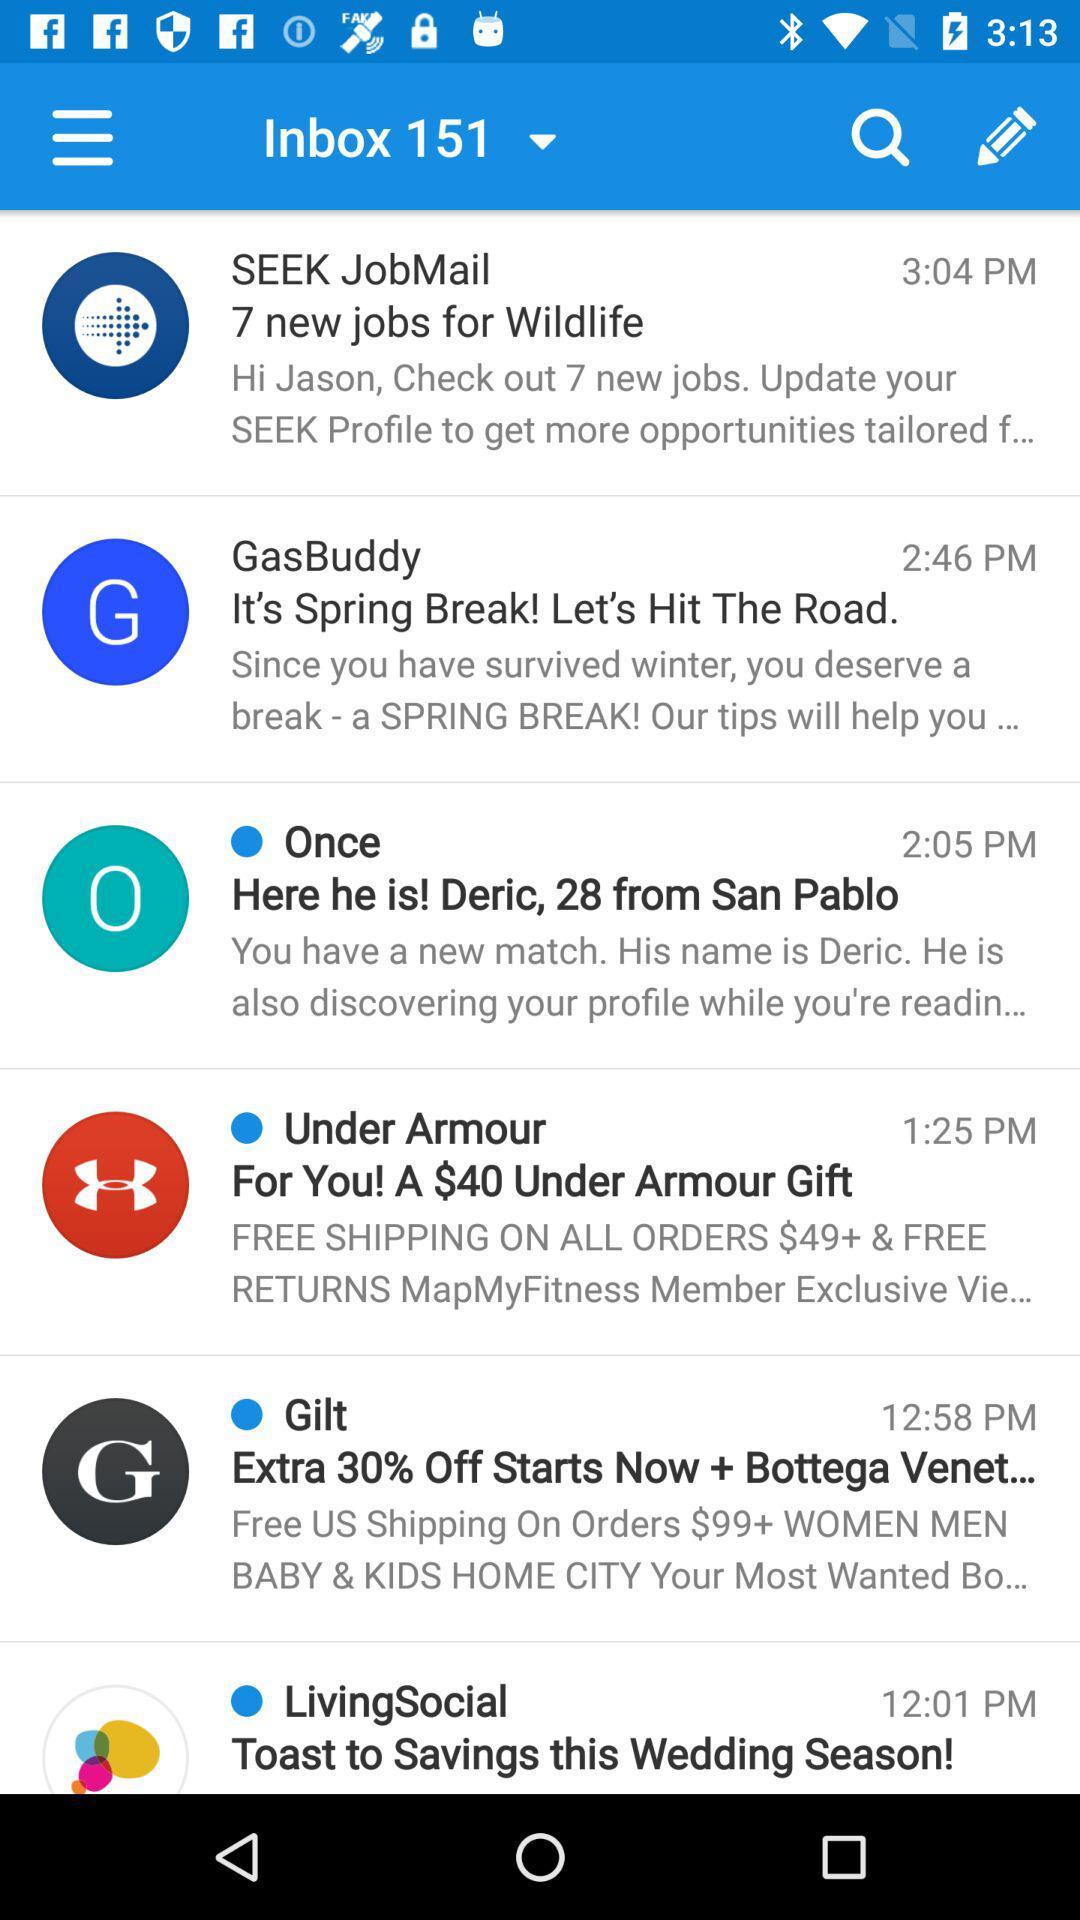 The height and width of the screenshot is (1920, 1080). I want to click on logo, so click(115, 610).